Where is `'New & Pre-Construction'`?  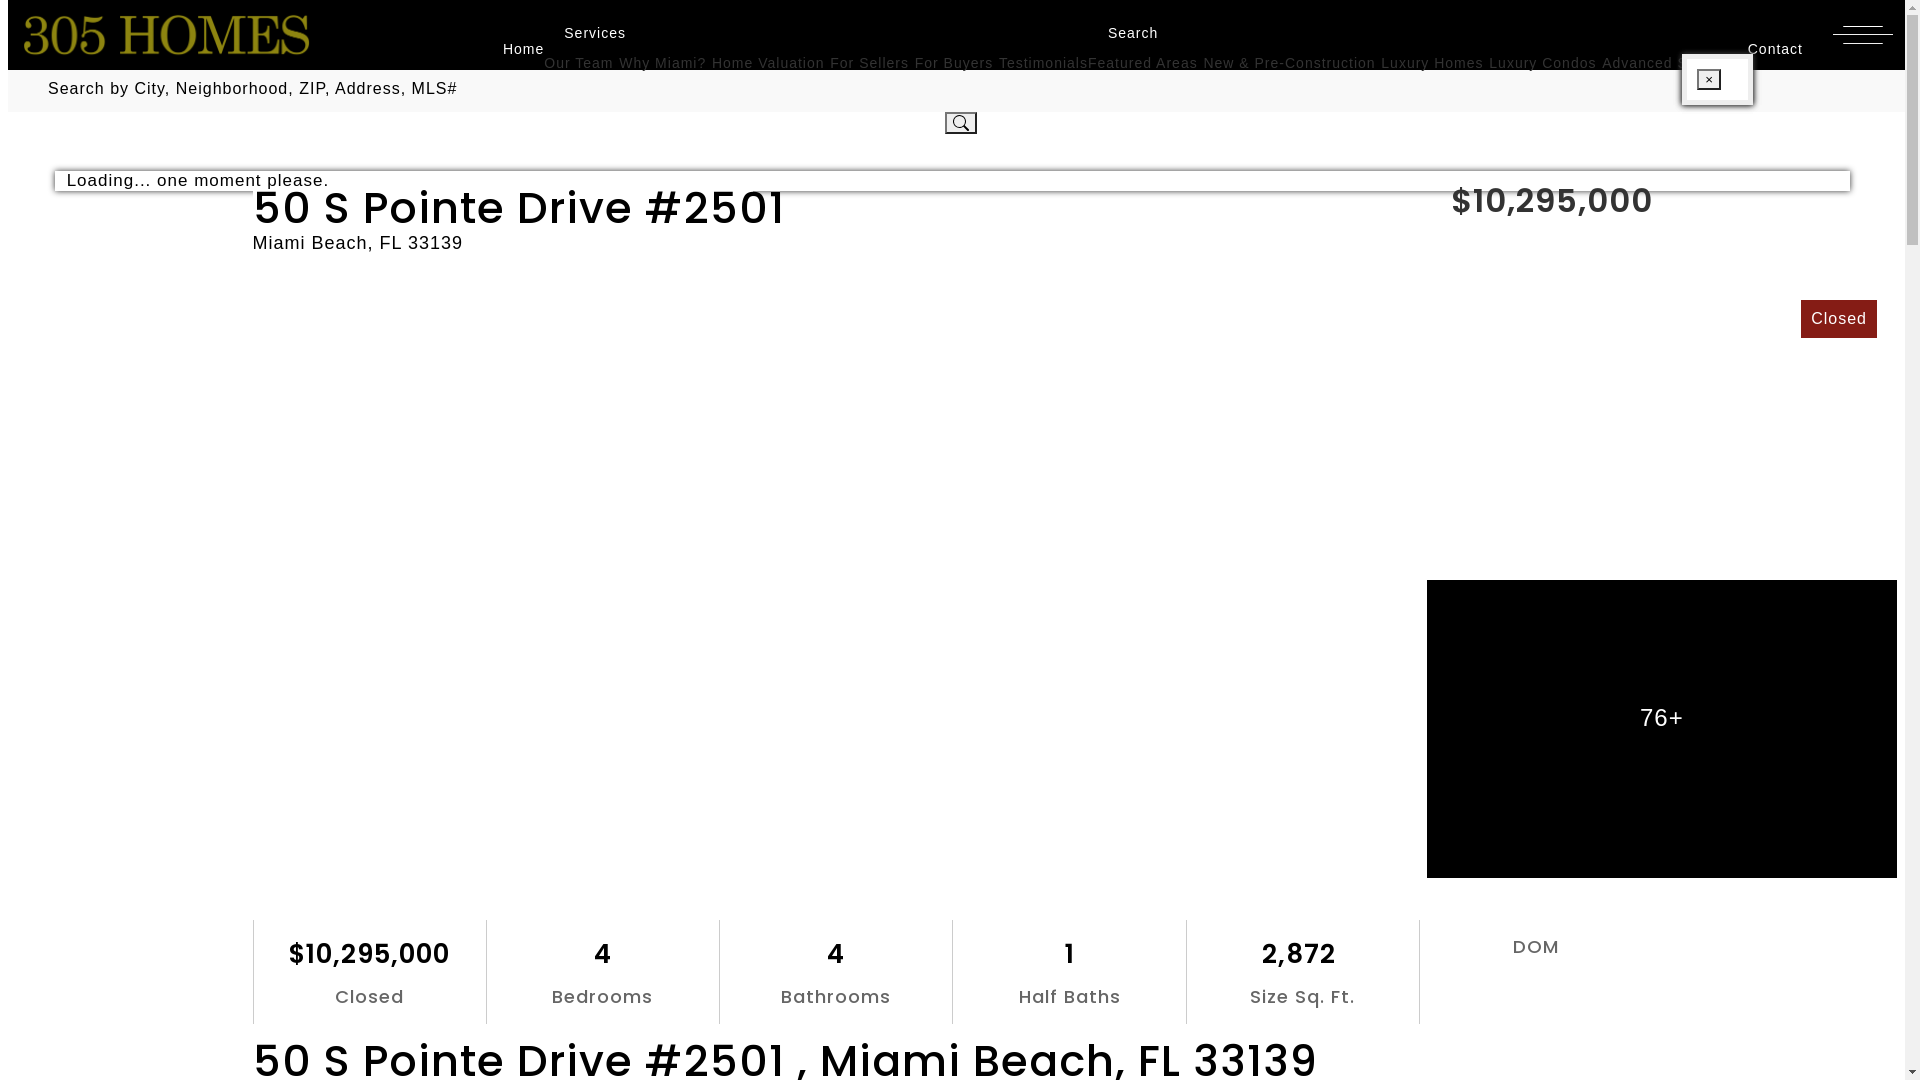
'New & Pre-Construction' is located at coordinates (1202, 61).